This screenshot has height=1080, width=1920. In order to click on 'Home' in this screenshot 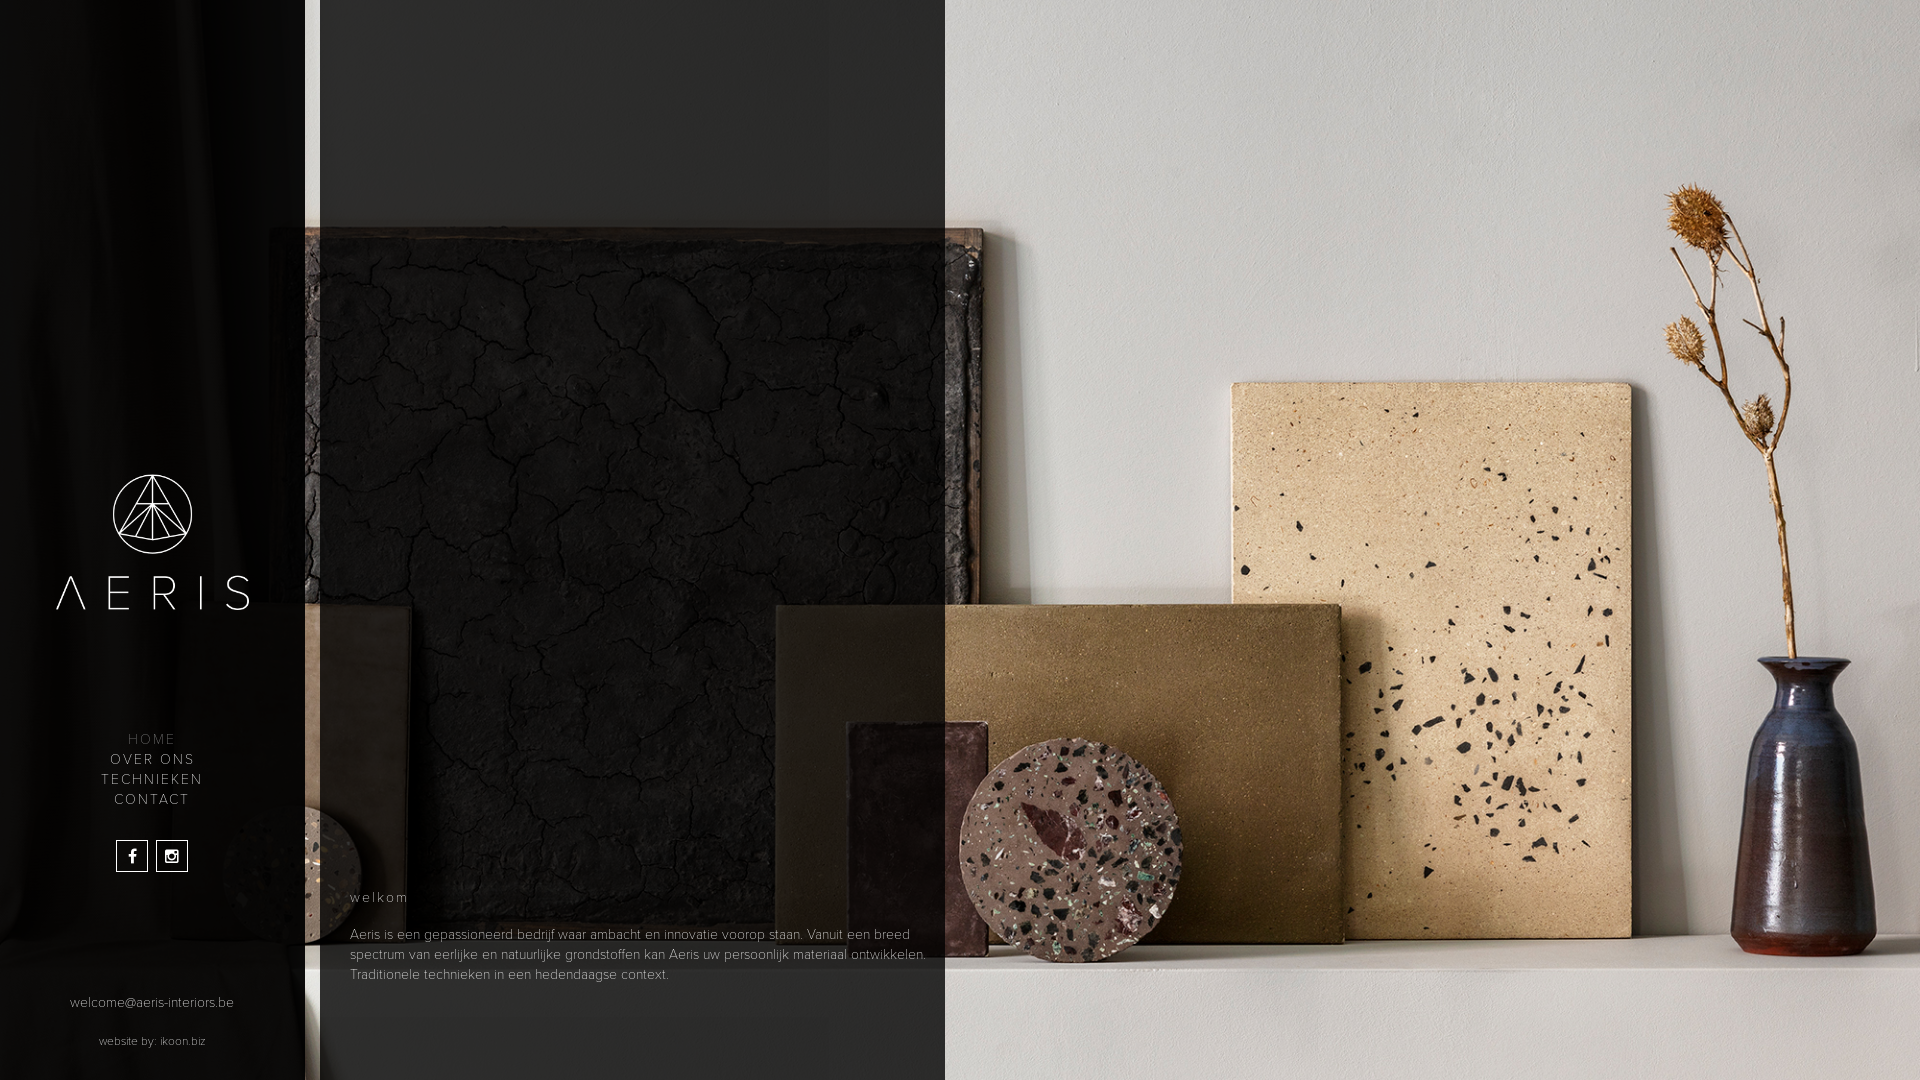, I will do `click(151, 551)`.